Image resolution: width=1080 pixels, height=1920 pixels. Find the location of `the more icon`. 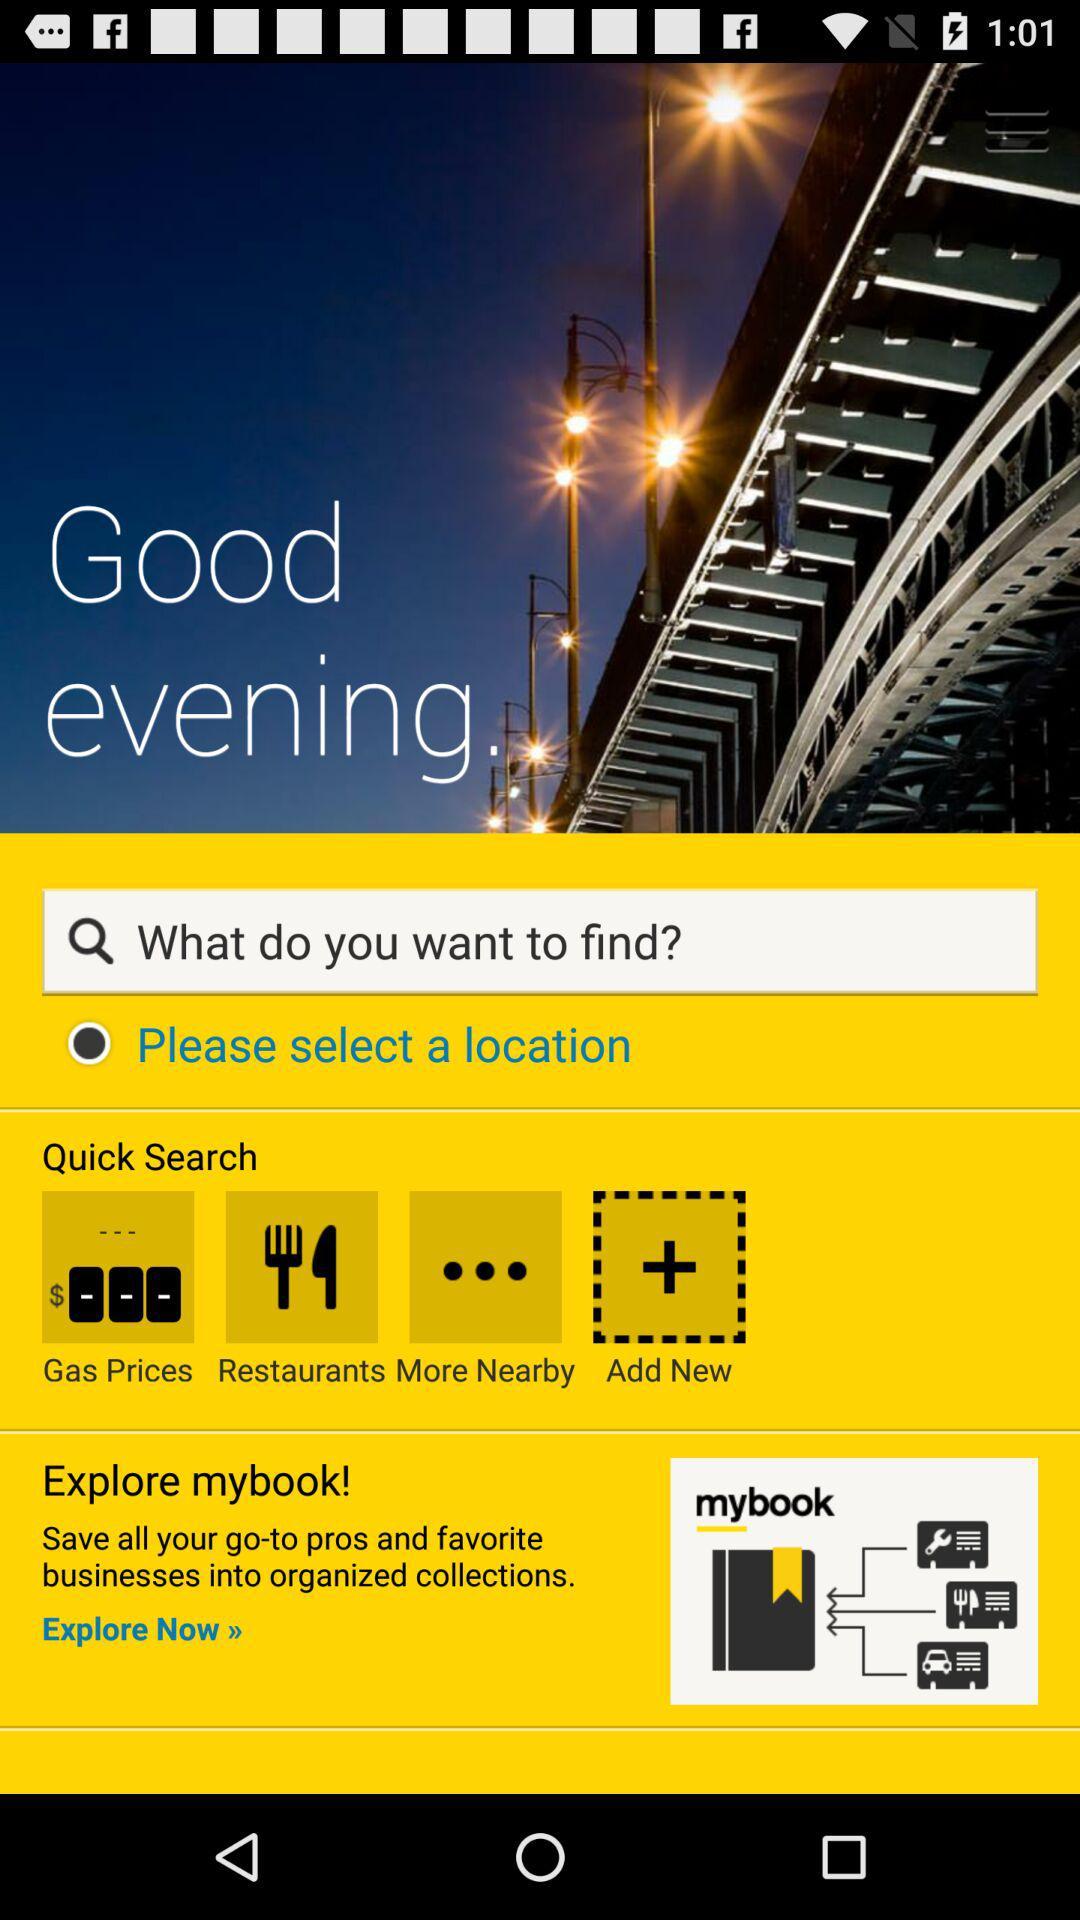

the more icon is located at coordinates (485, 1384).